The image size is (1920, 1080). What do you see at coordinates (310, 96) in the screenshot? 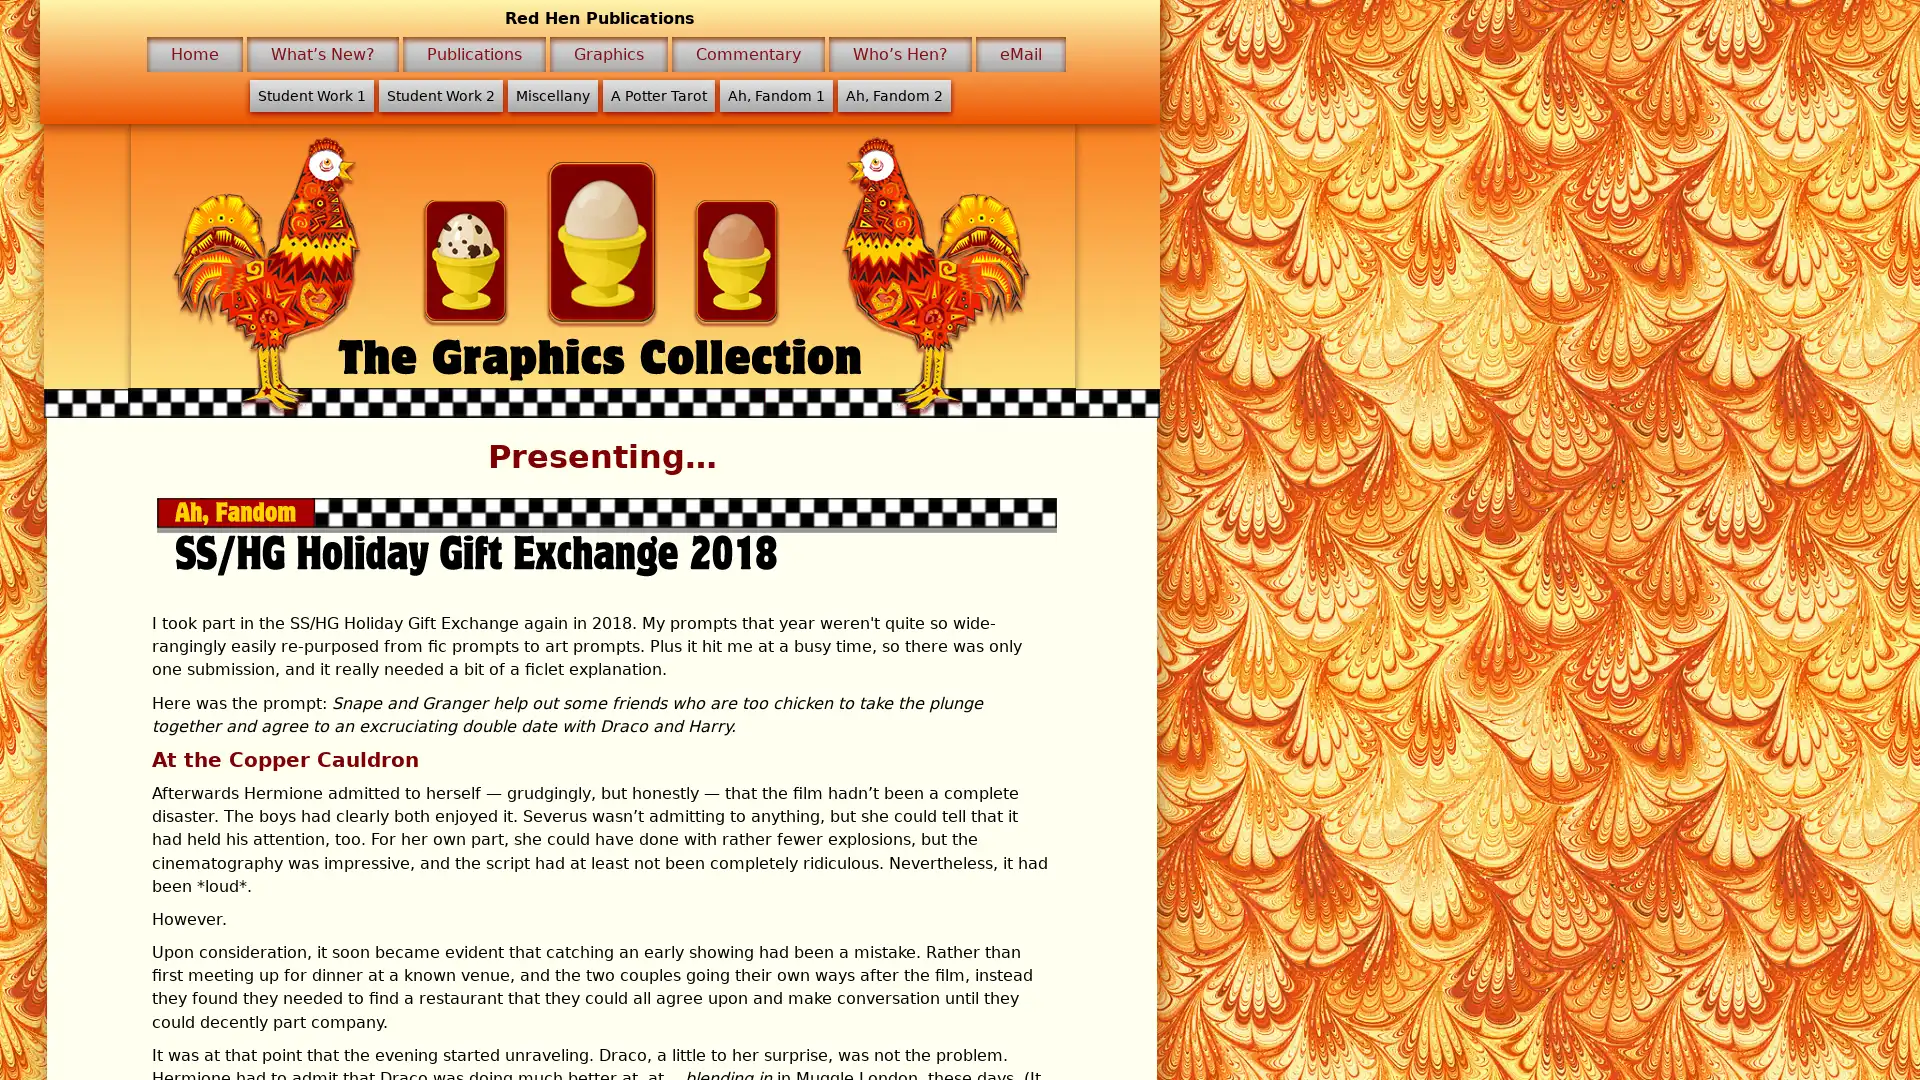
I see `Student Work 1` at bounding box center [310, 96].